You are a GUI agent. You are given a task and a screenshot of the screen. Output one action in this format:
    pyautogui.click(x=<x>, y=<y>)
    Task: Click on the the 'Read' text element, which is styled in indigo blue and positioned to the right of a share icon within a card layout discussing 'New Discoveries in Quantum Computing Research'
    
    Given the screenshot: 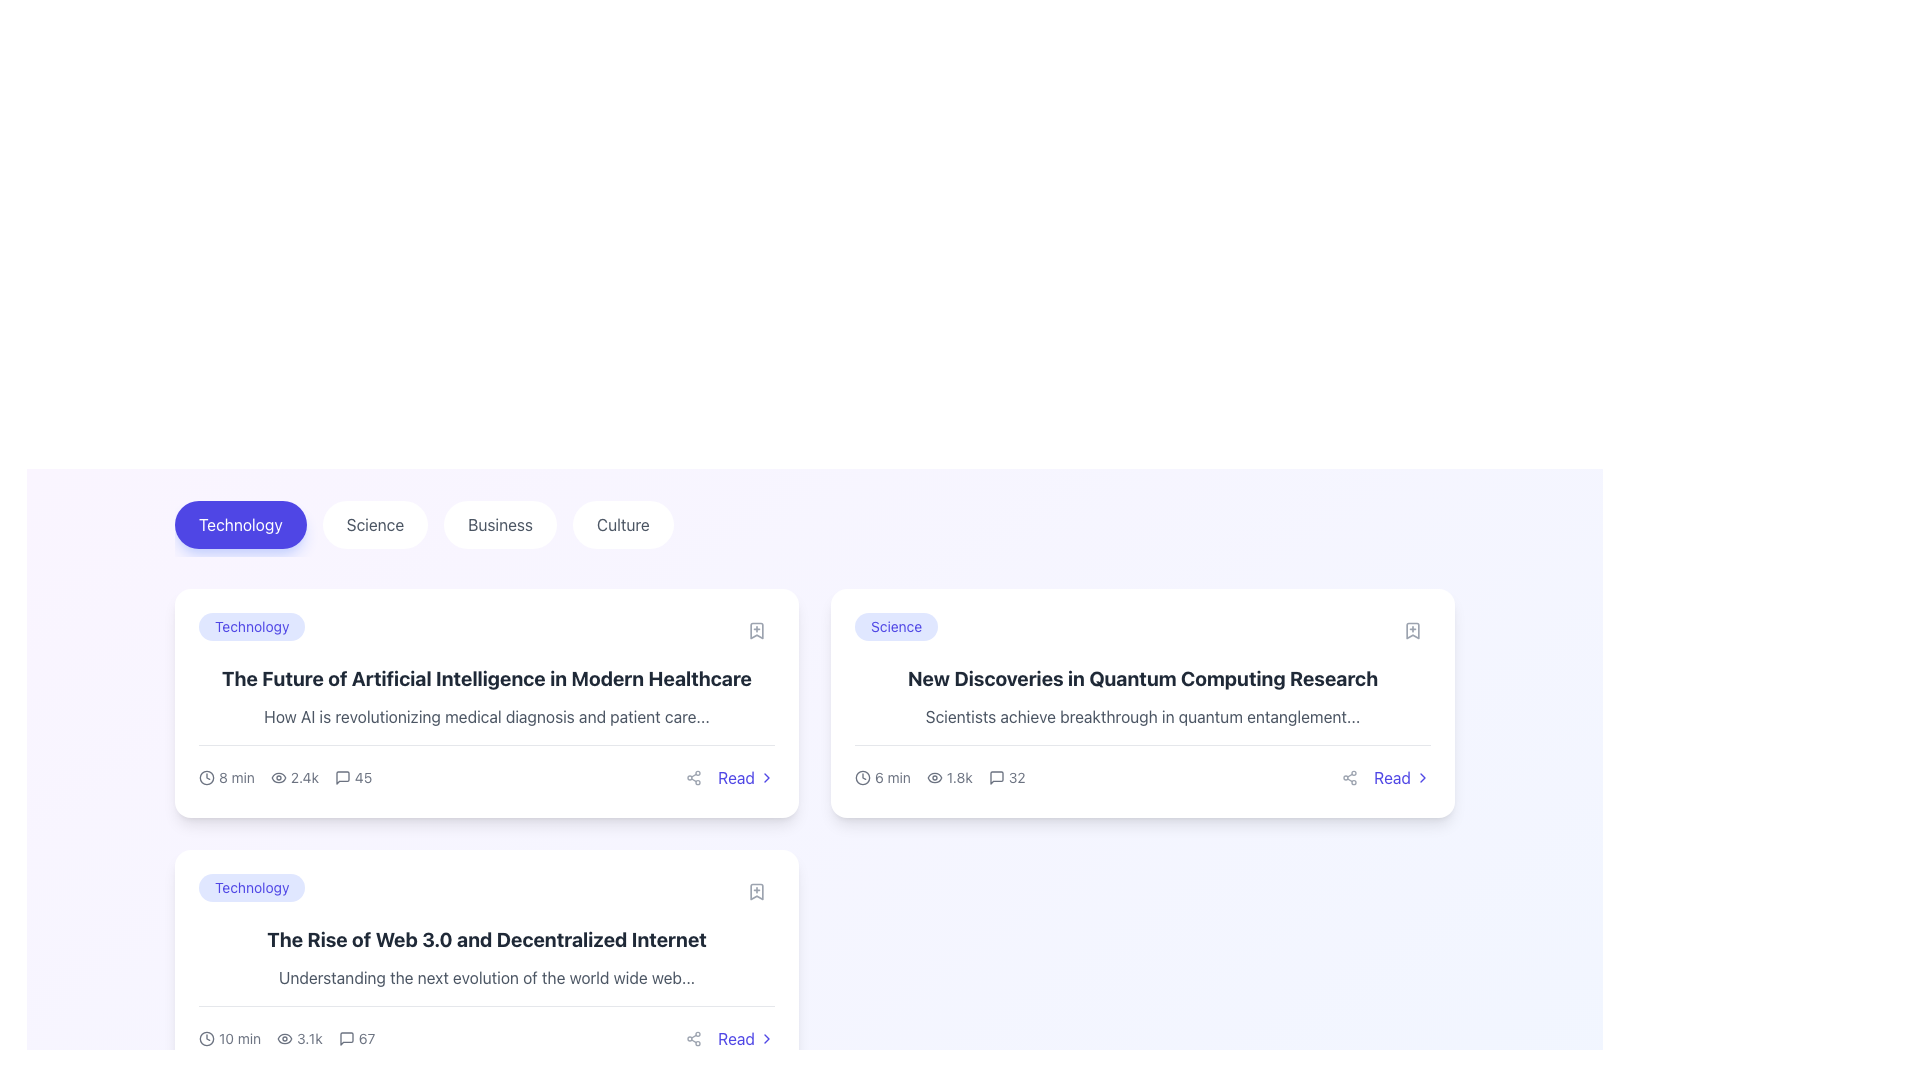 What is the action you would take?
    pyautogui.click(x=1381, y=777)
    